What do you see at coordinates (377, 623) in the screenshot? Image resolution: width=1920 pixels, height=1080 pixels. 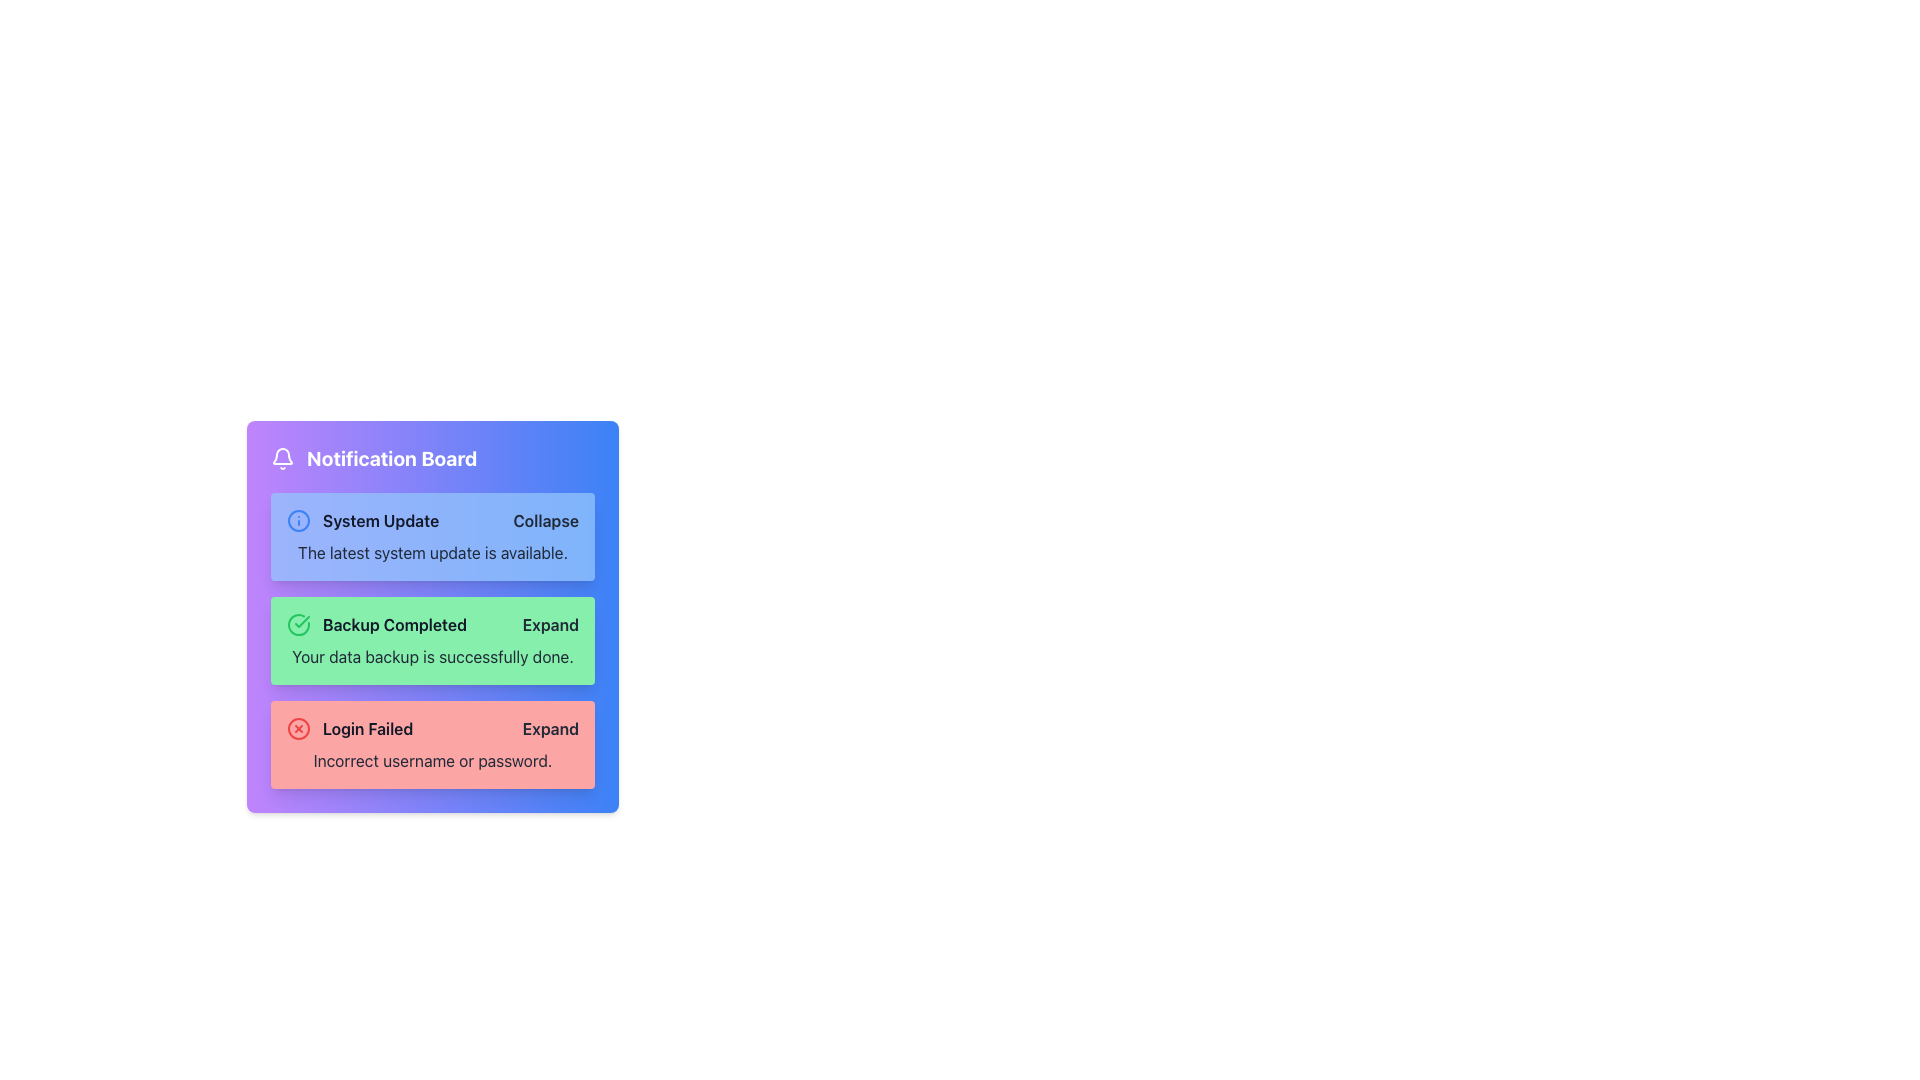 I see `the static text indicating that the backup process has been successfully completed, which is located in the green notification bar below the 'System Update' section and above the 'Login Failed' section` at bounding box center [377, 623].